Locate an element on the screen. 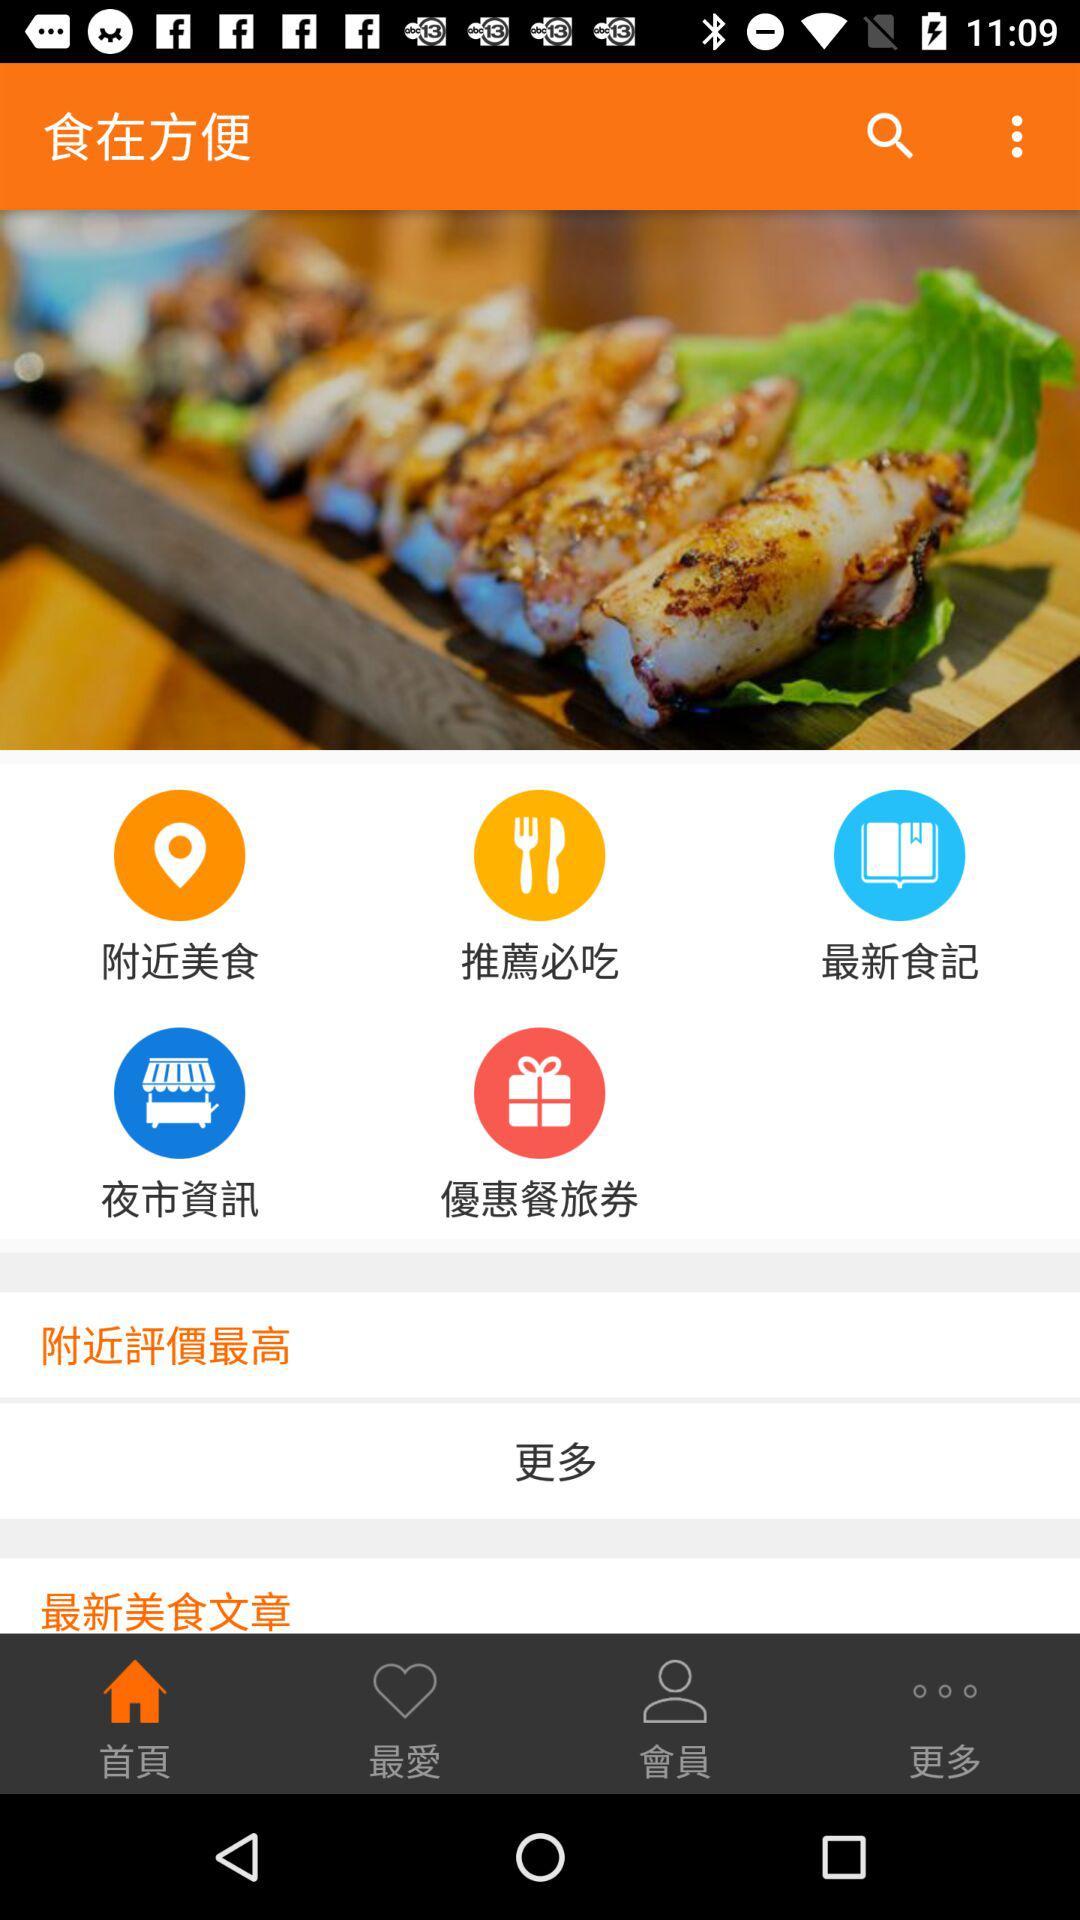  the search icon is located at coordinates (890, 136).